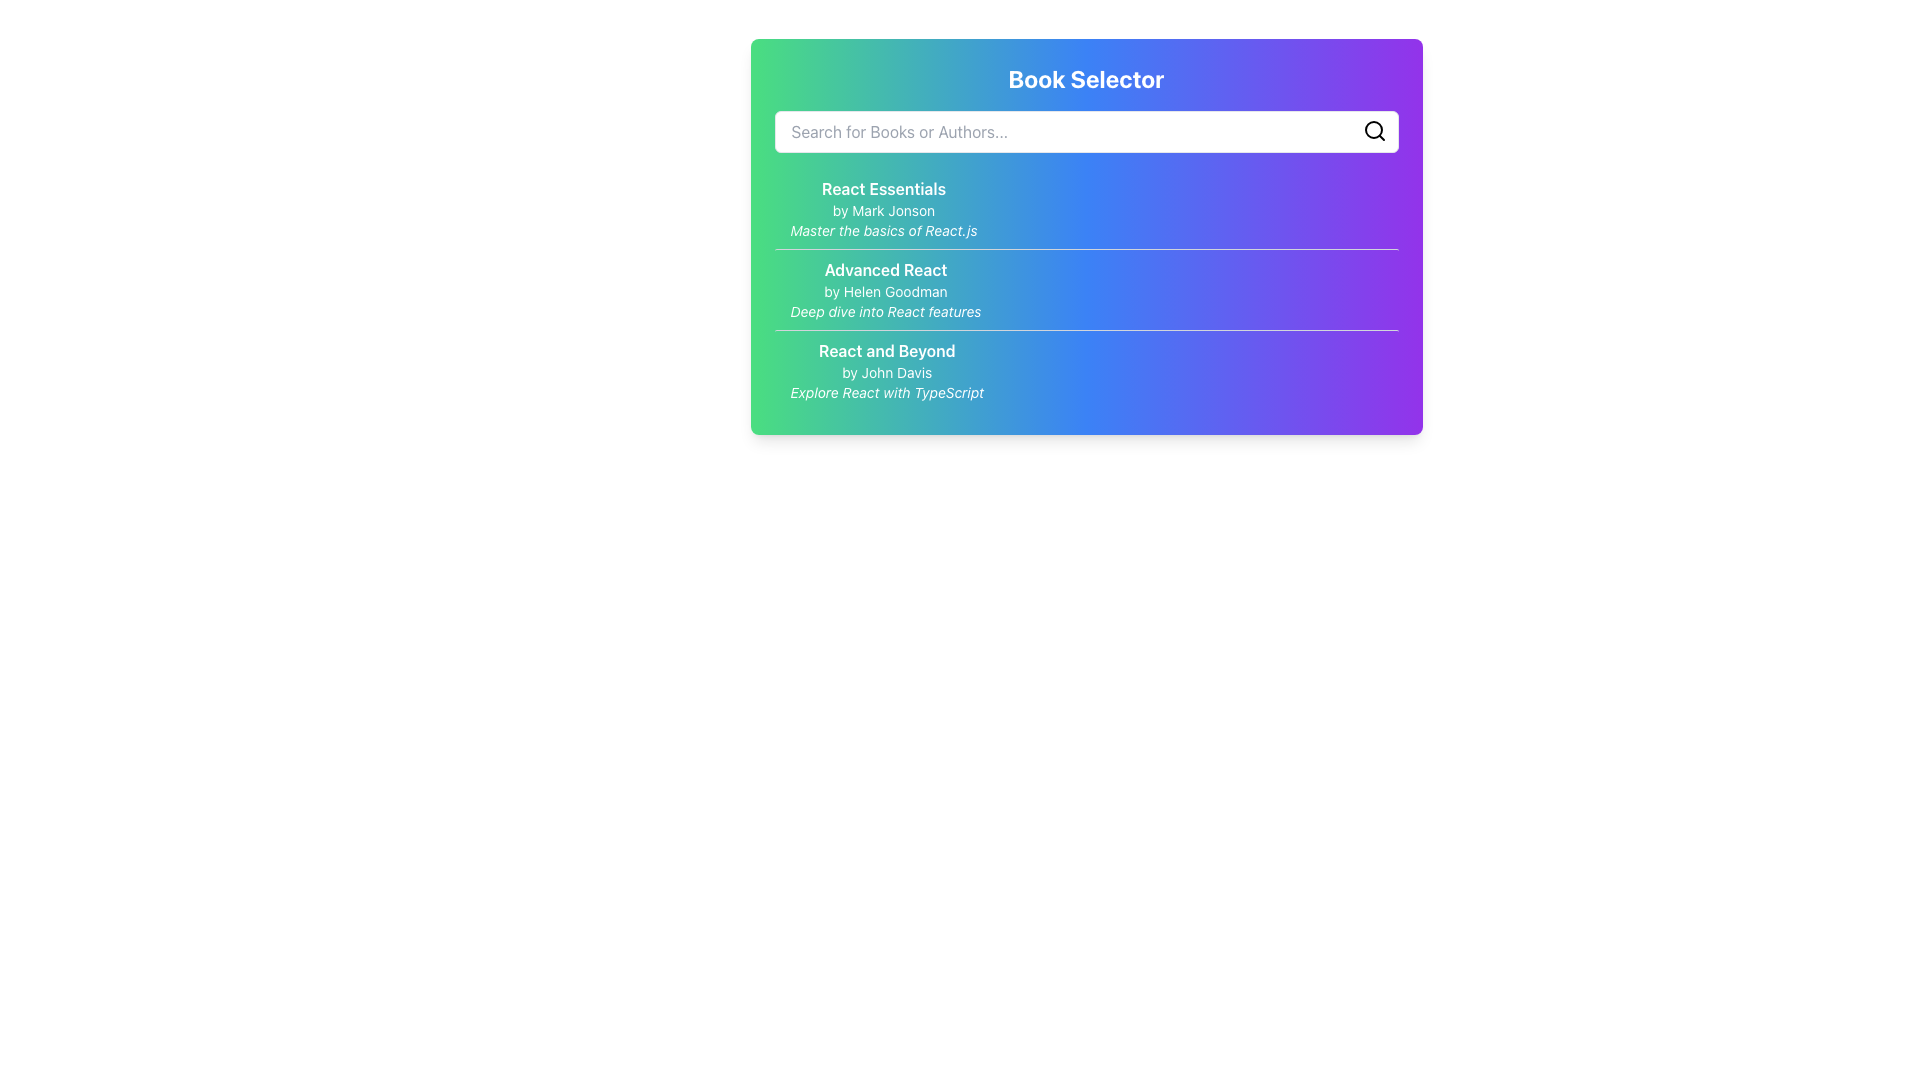  What do you see at coordinates (882, 211) in the screenshot?
I see `the text snippet that reads 'by Mark Jonson', which is positioned below the bold title 'React Essentials' and above the italicized description 'Master the basics of React.js'` at bounding box center [882, 211].